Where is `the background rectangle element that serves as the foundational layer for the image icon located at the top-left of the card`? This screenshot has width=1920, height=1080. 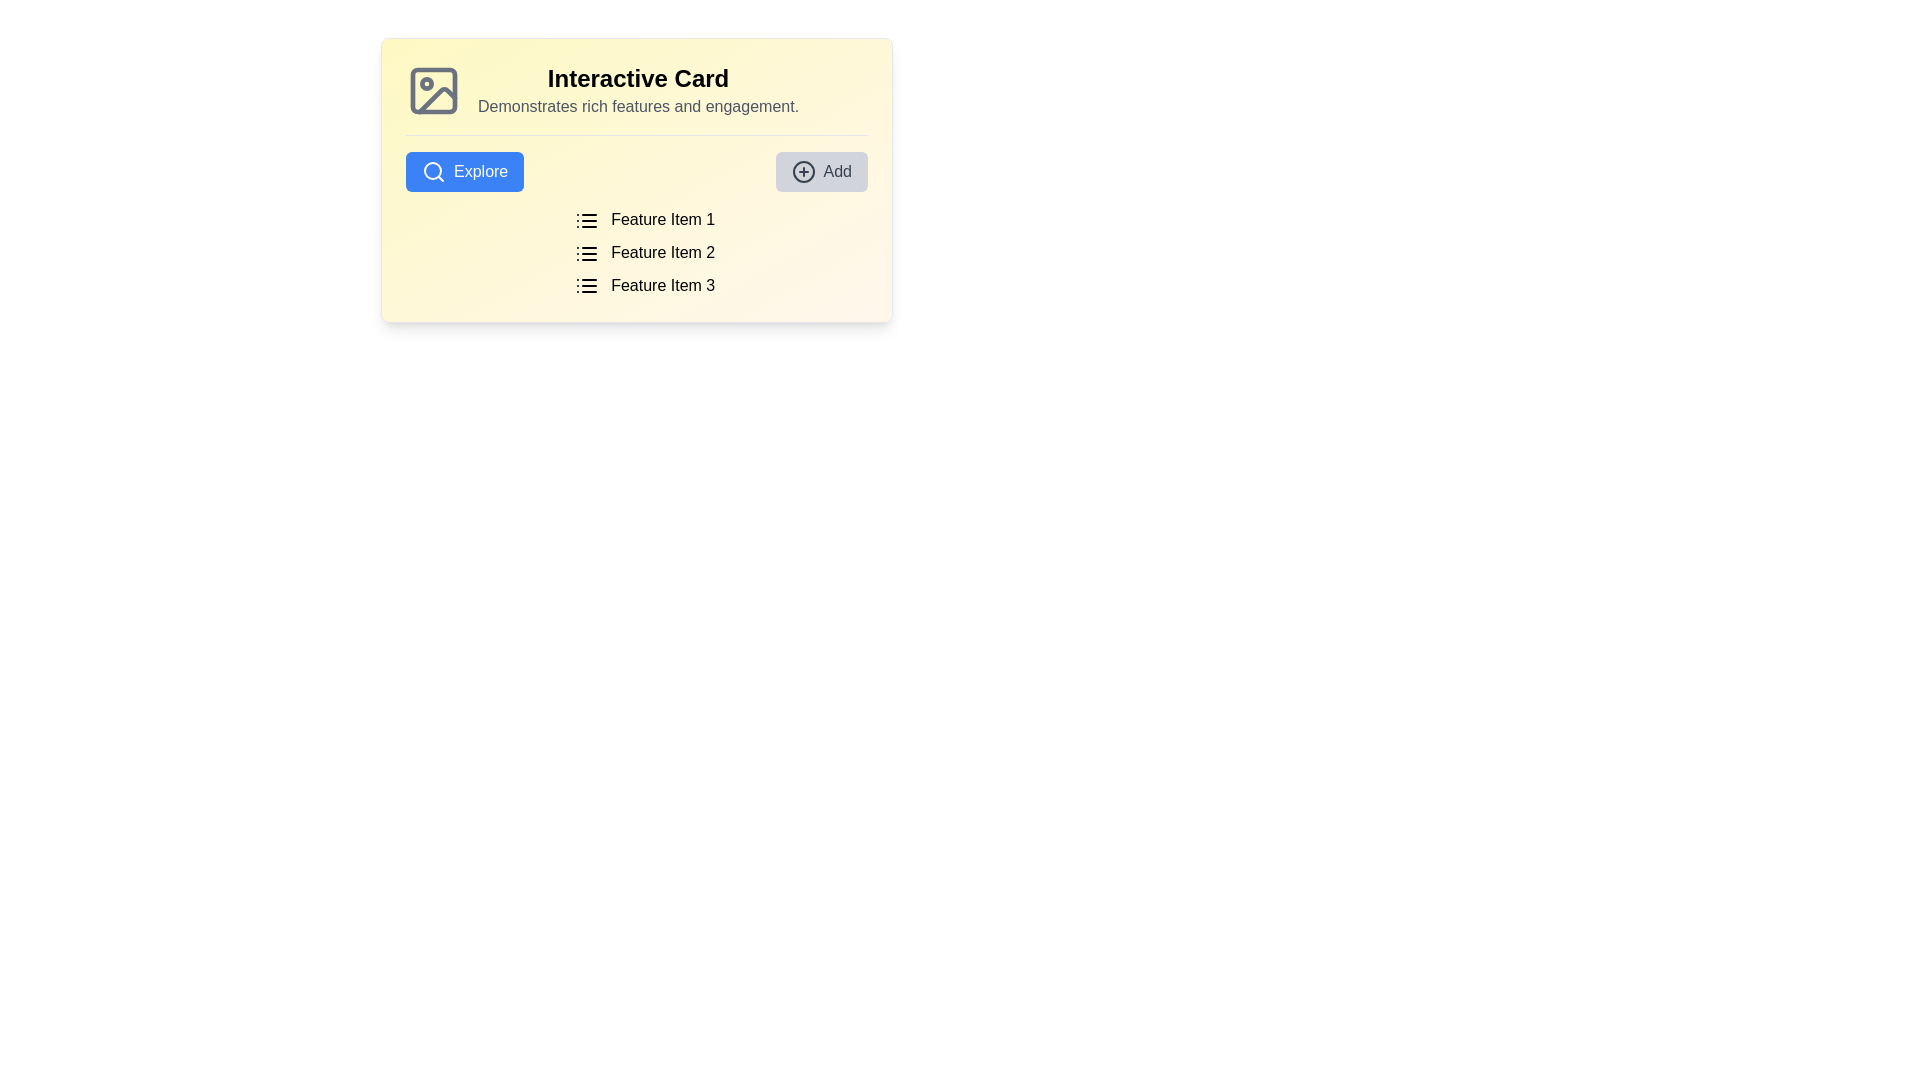 the background rectangle element that serves as the foundational layer for the image icon located at the top-left of the card is located at coordinates (432, 91).